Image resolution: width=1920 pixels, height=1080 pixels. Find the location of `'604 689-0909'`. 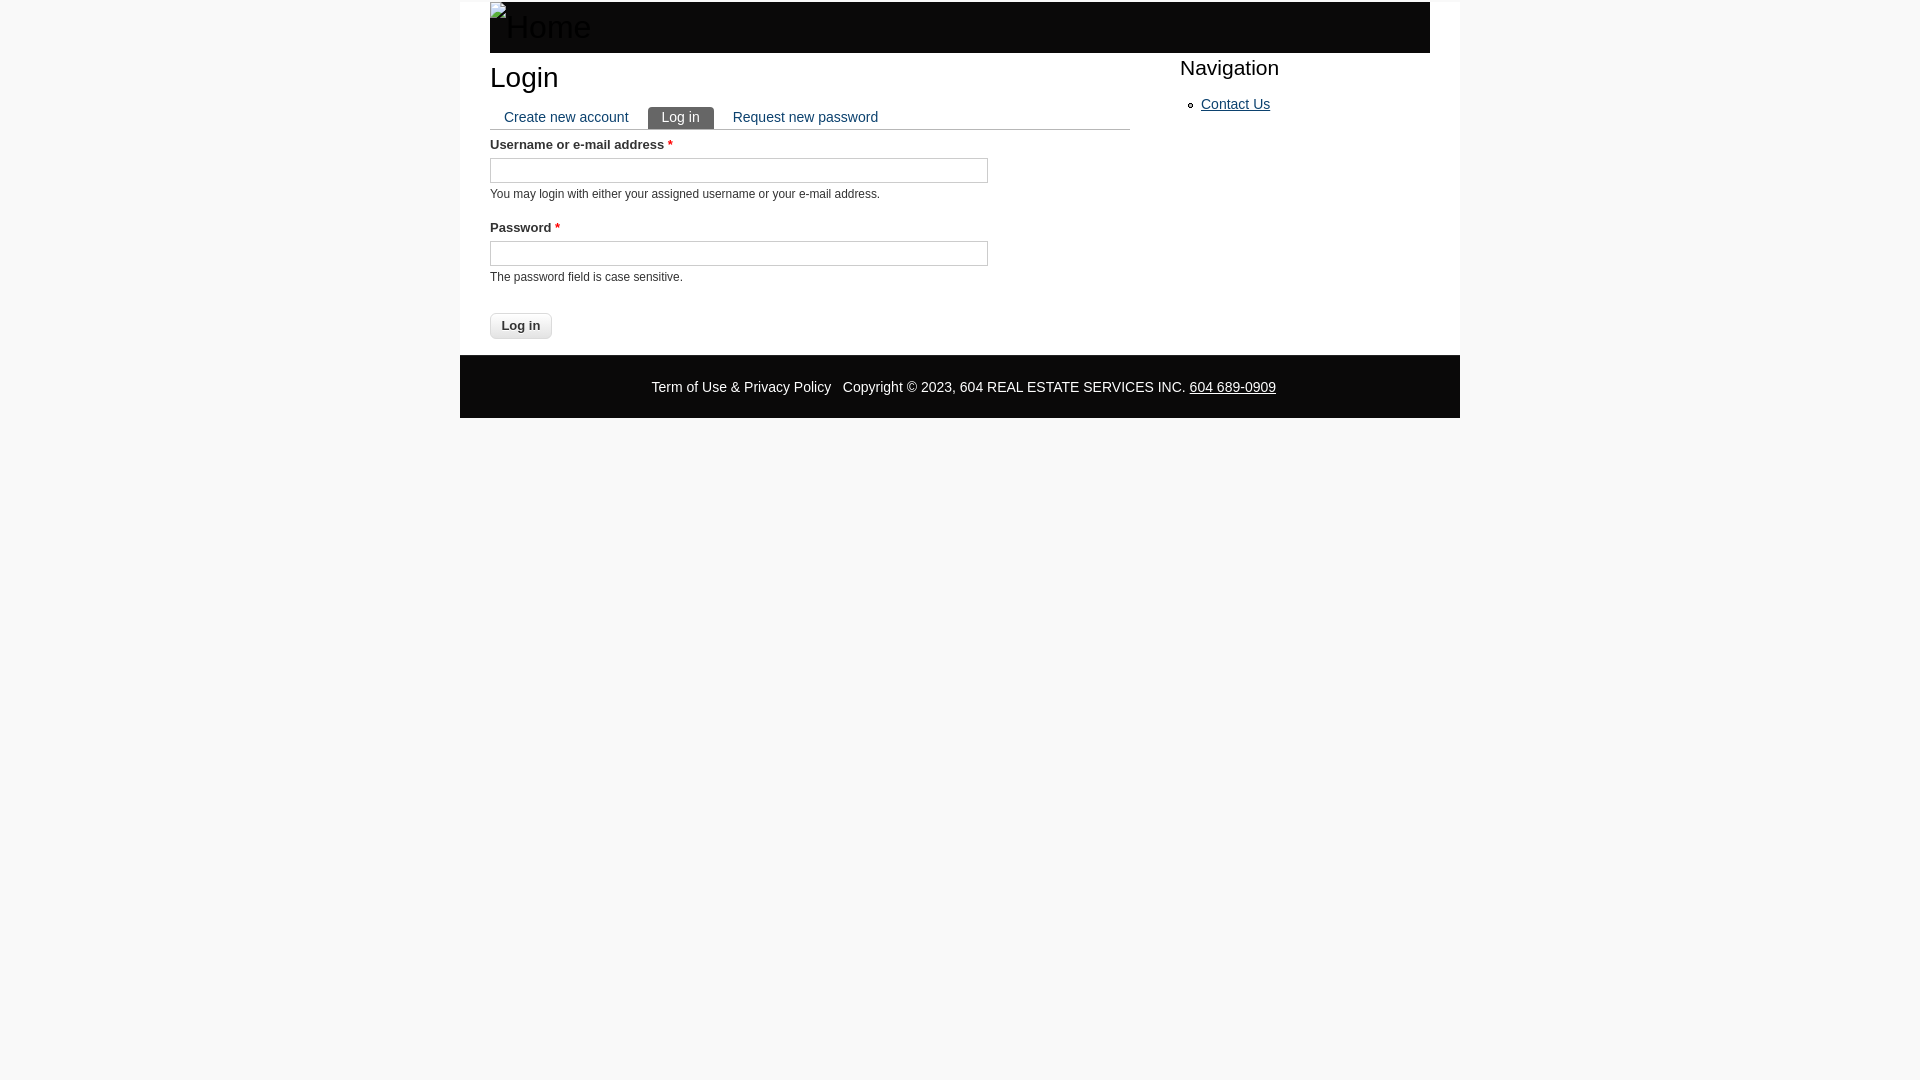

'604 689-0909' is located at coordinates (1232, 386).